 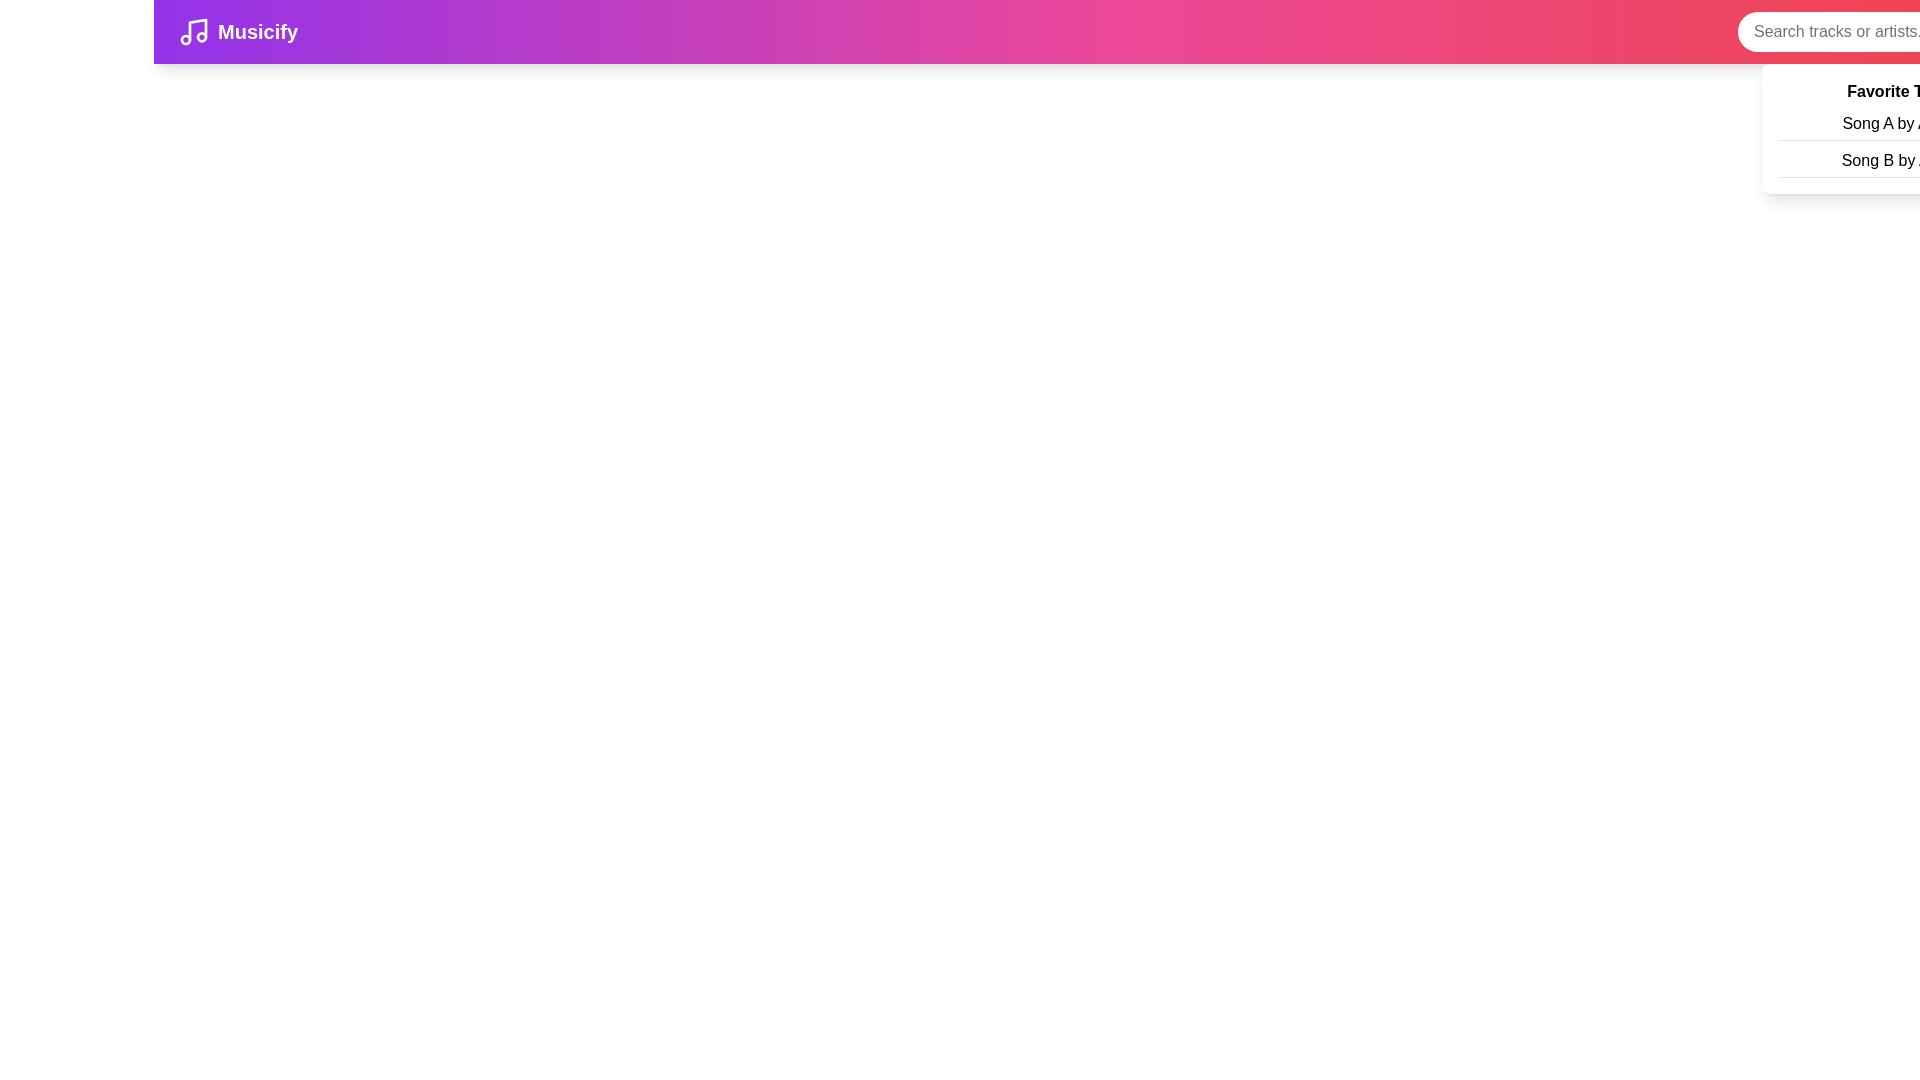 What do you see at coordinates (1852, 31) in the screenshot?
I see `the search input field to focus it` at bounding box center [1852, 31].